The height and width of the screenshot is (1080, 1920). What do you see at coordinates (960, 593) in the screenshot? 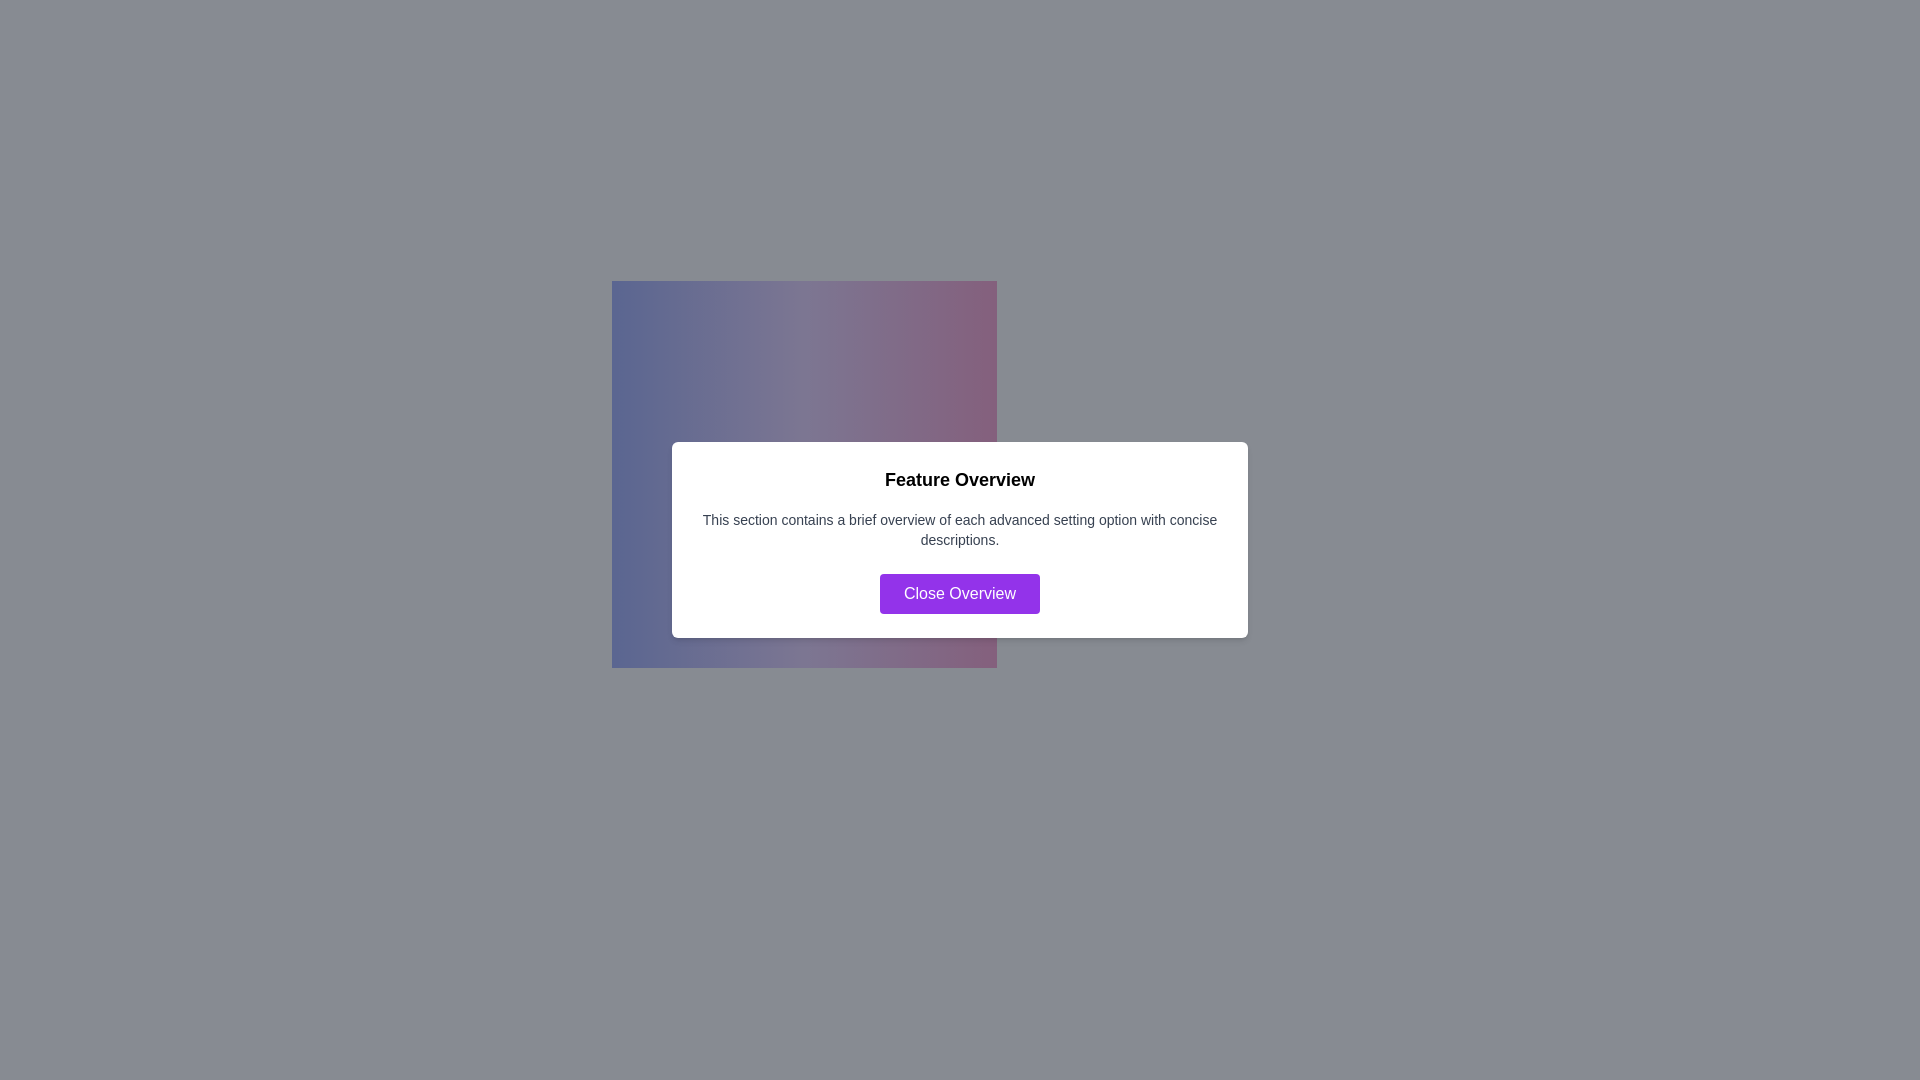
I see `the button at the bottom of the white box` at bounding box center [960, 593].